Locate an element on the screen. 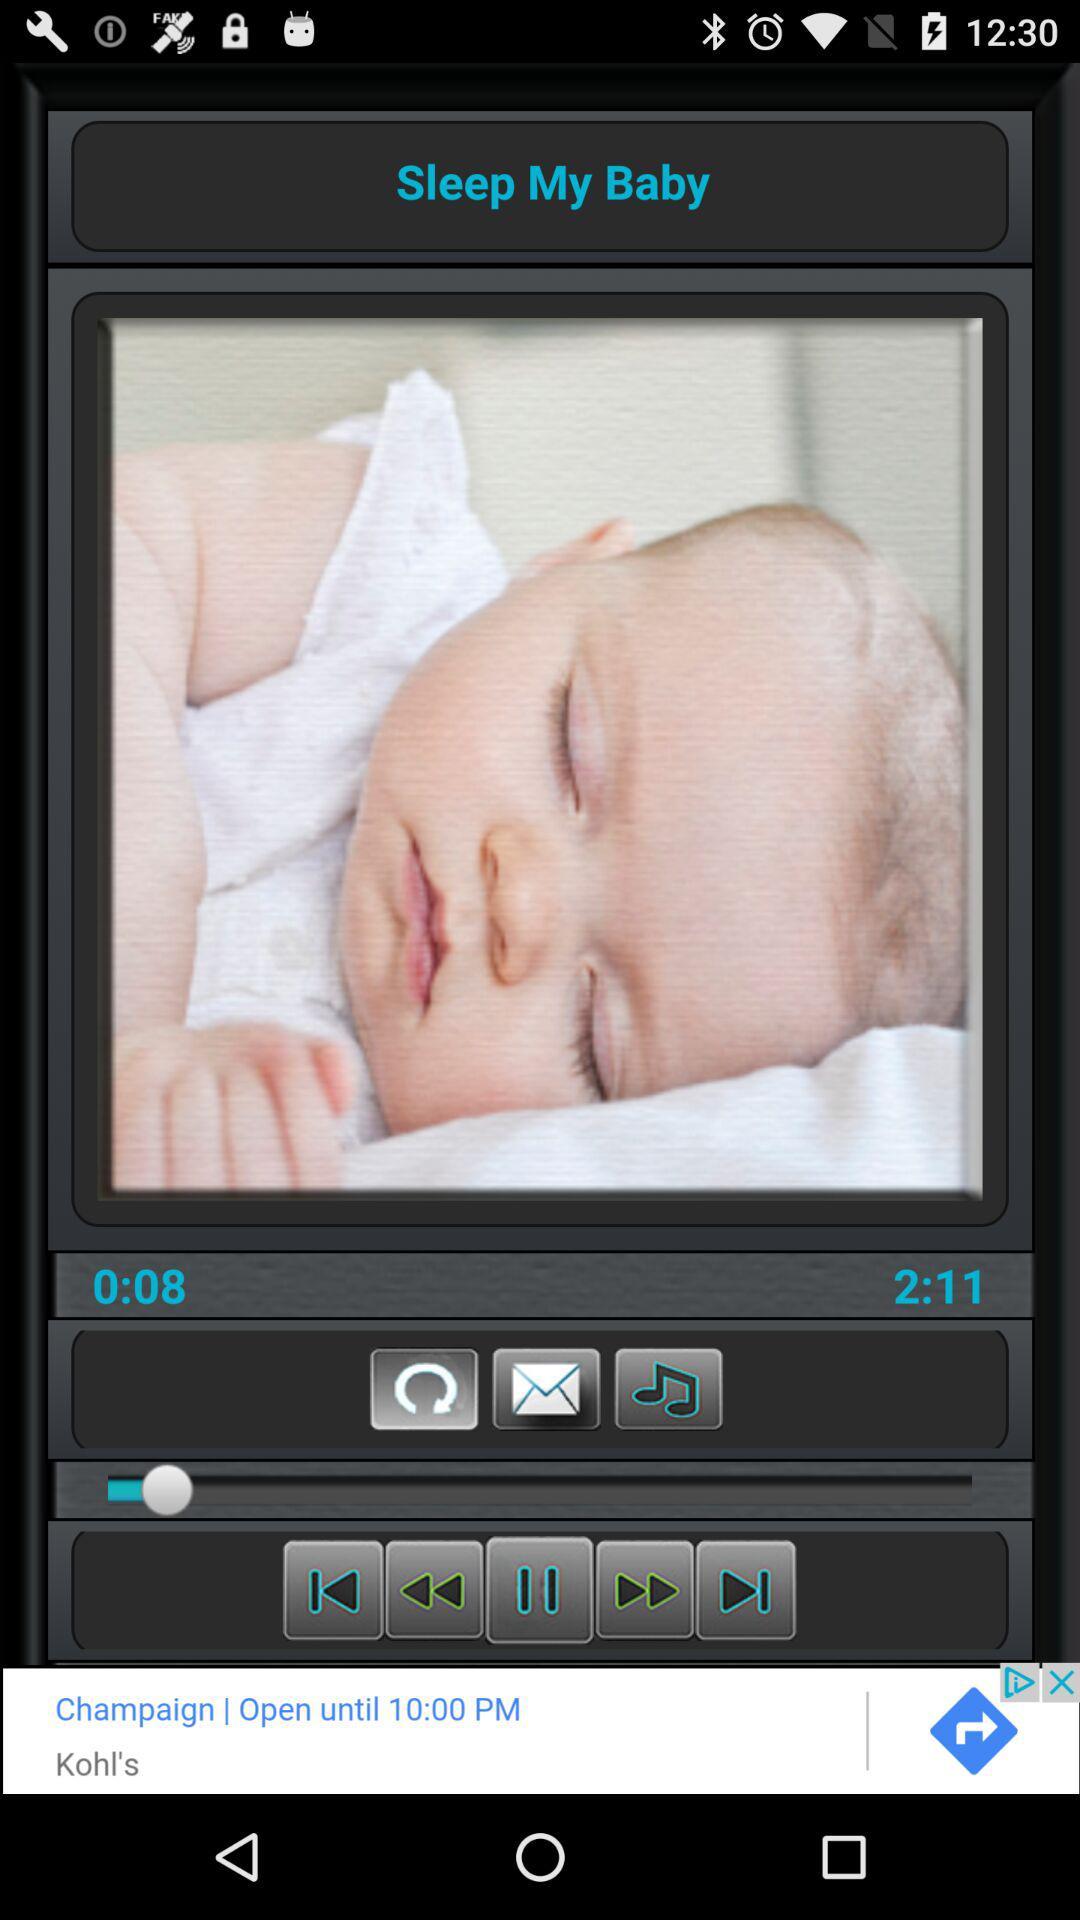 This screenshot has width=1080, height=1920. message button is located at coordinates (546, 1387).